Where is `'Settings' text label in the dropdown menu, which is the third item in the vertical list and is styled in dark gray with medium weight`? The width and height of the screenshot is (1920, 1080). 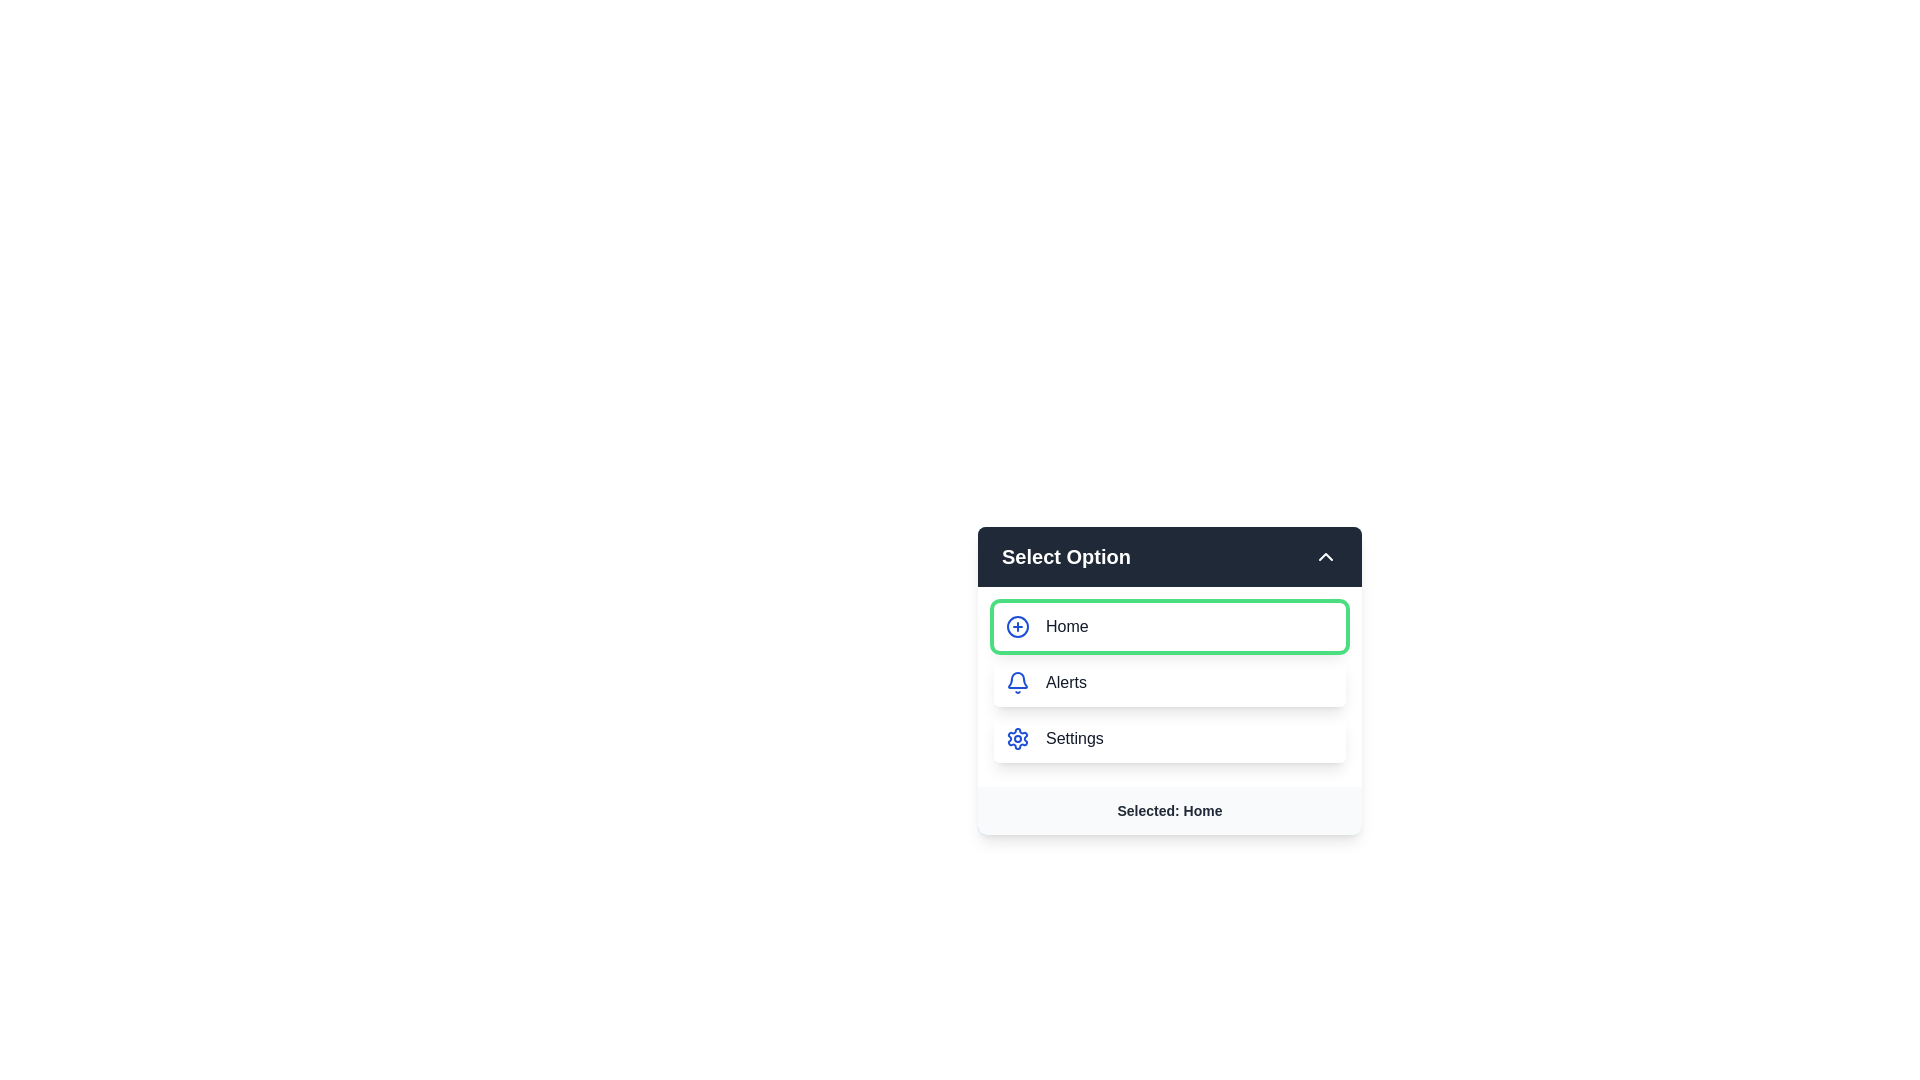
'Settings' text label in the dropdown menu, which is the third item in the vertical list and is styled in dark gray with medium weight is located at coordinates (1073, 739).